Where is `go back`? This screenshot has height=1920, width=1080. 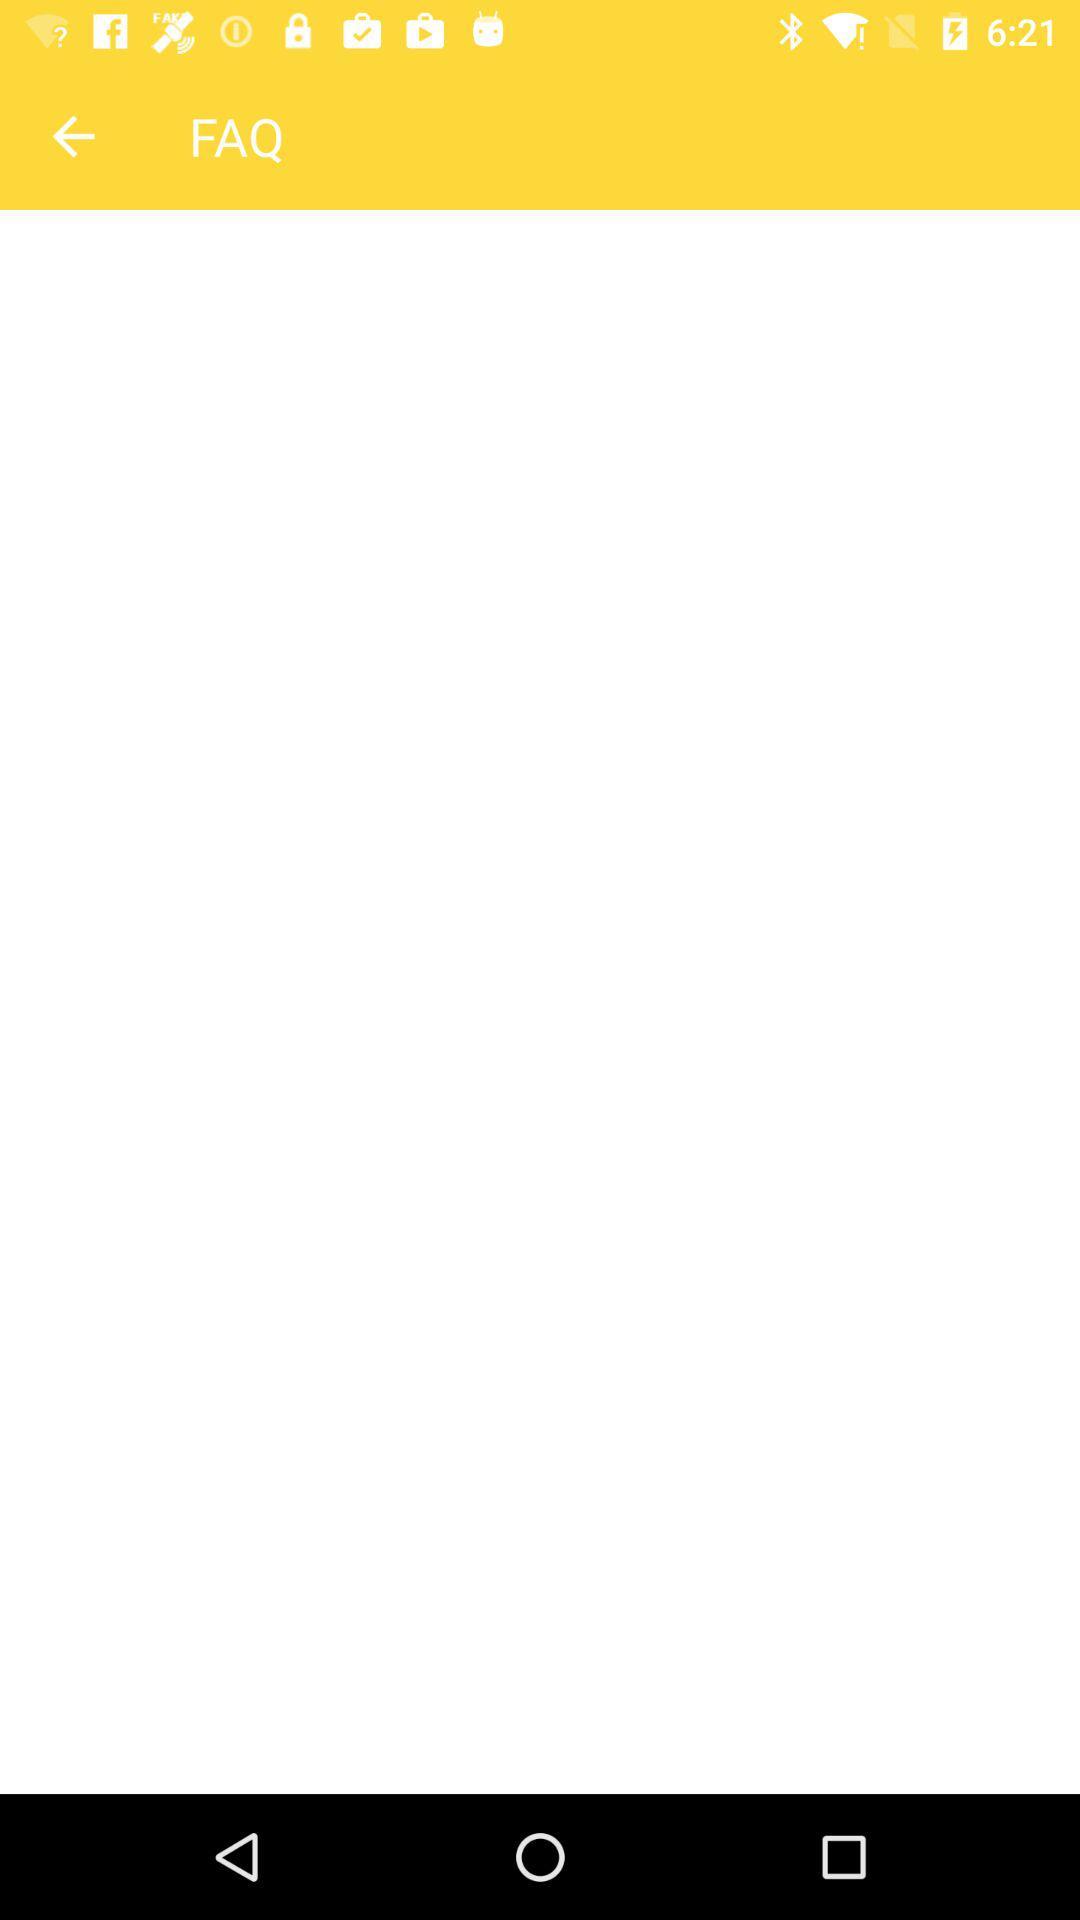 go back is located at coordinates (72, 135).